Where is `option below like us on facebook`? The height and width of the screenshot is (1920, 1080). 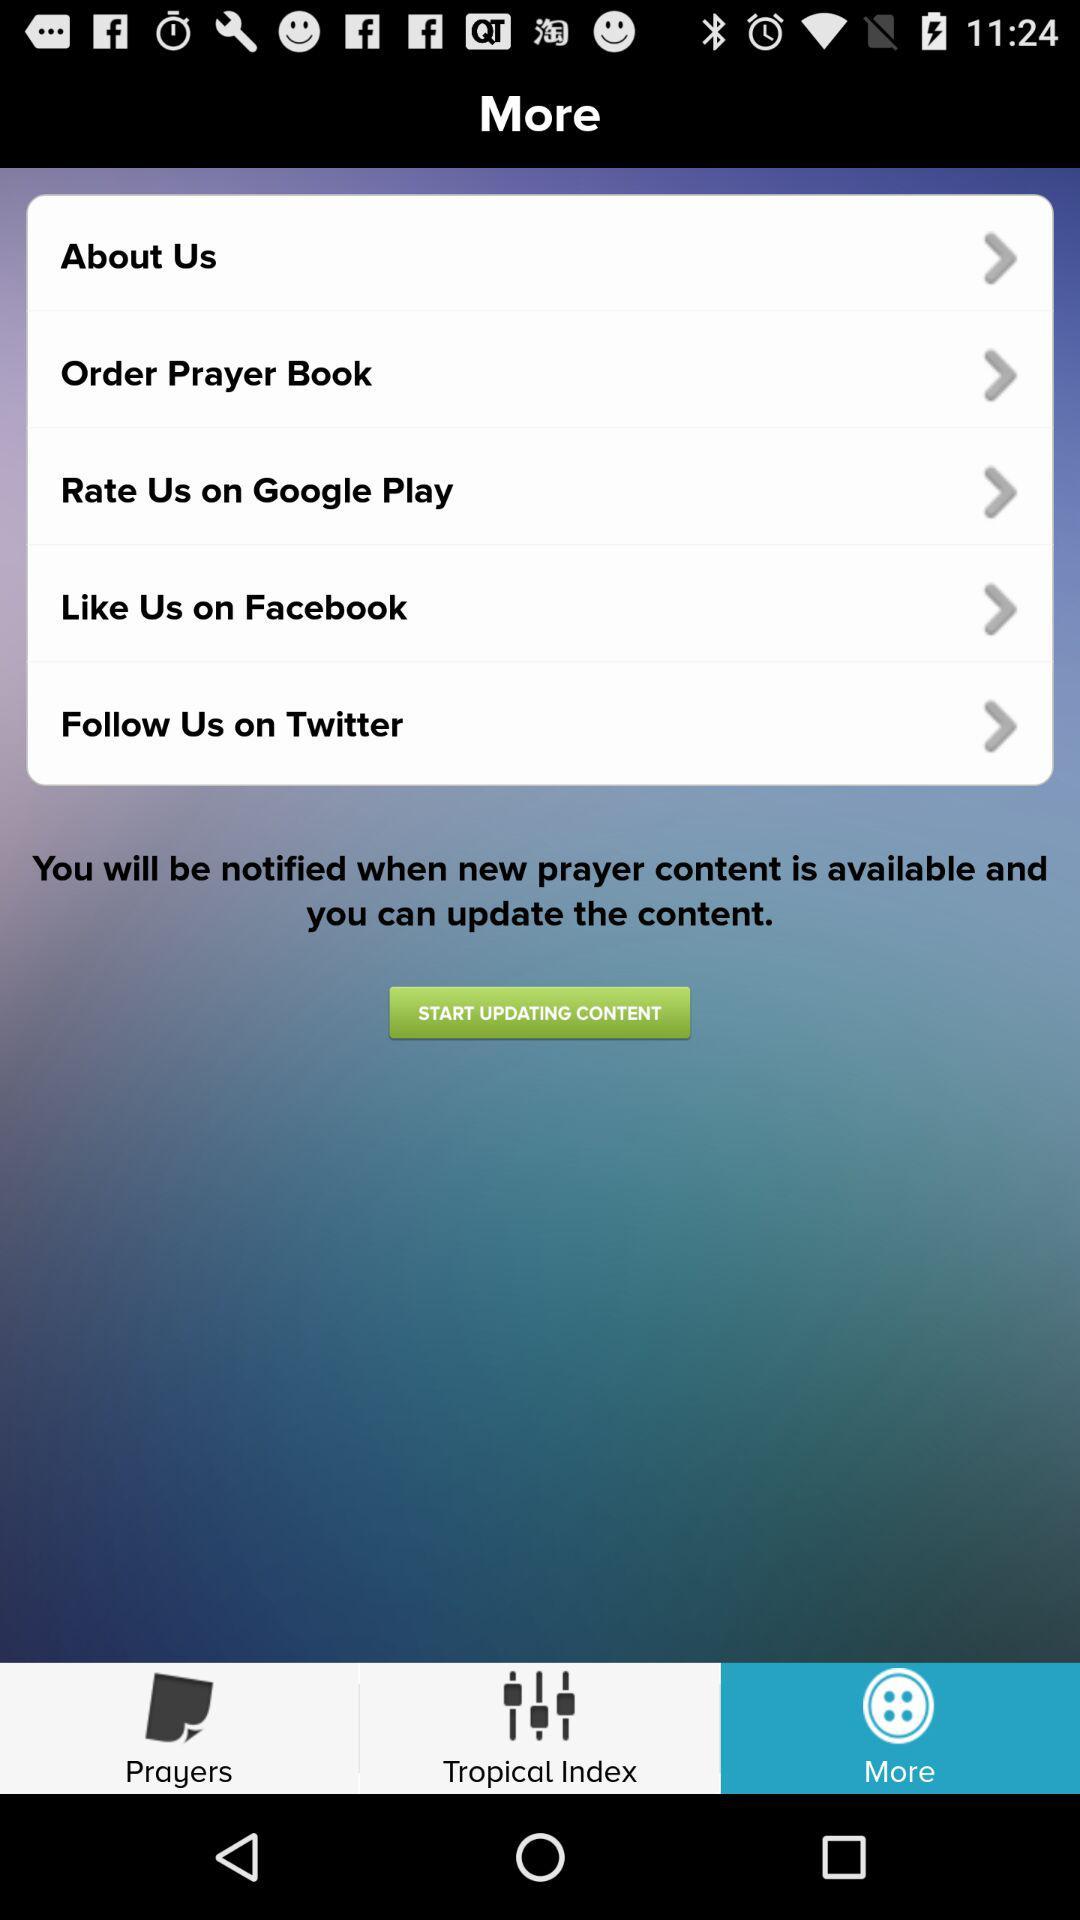
option below like us on facebook is located at coordinates (540, 736).